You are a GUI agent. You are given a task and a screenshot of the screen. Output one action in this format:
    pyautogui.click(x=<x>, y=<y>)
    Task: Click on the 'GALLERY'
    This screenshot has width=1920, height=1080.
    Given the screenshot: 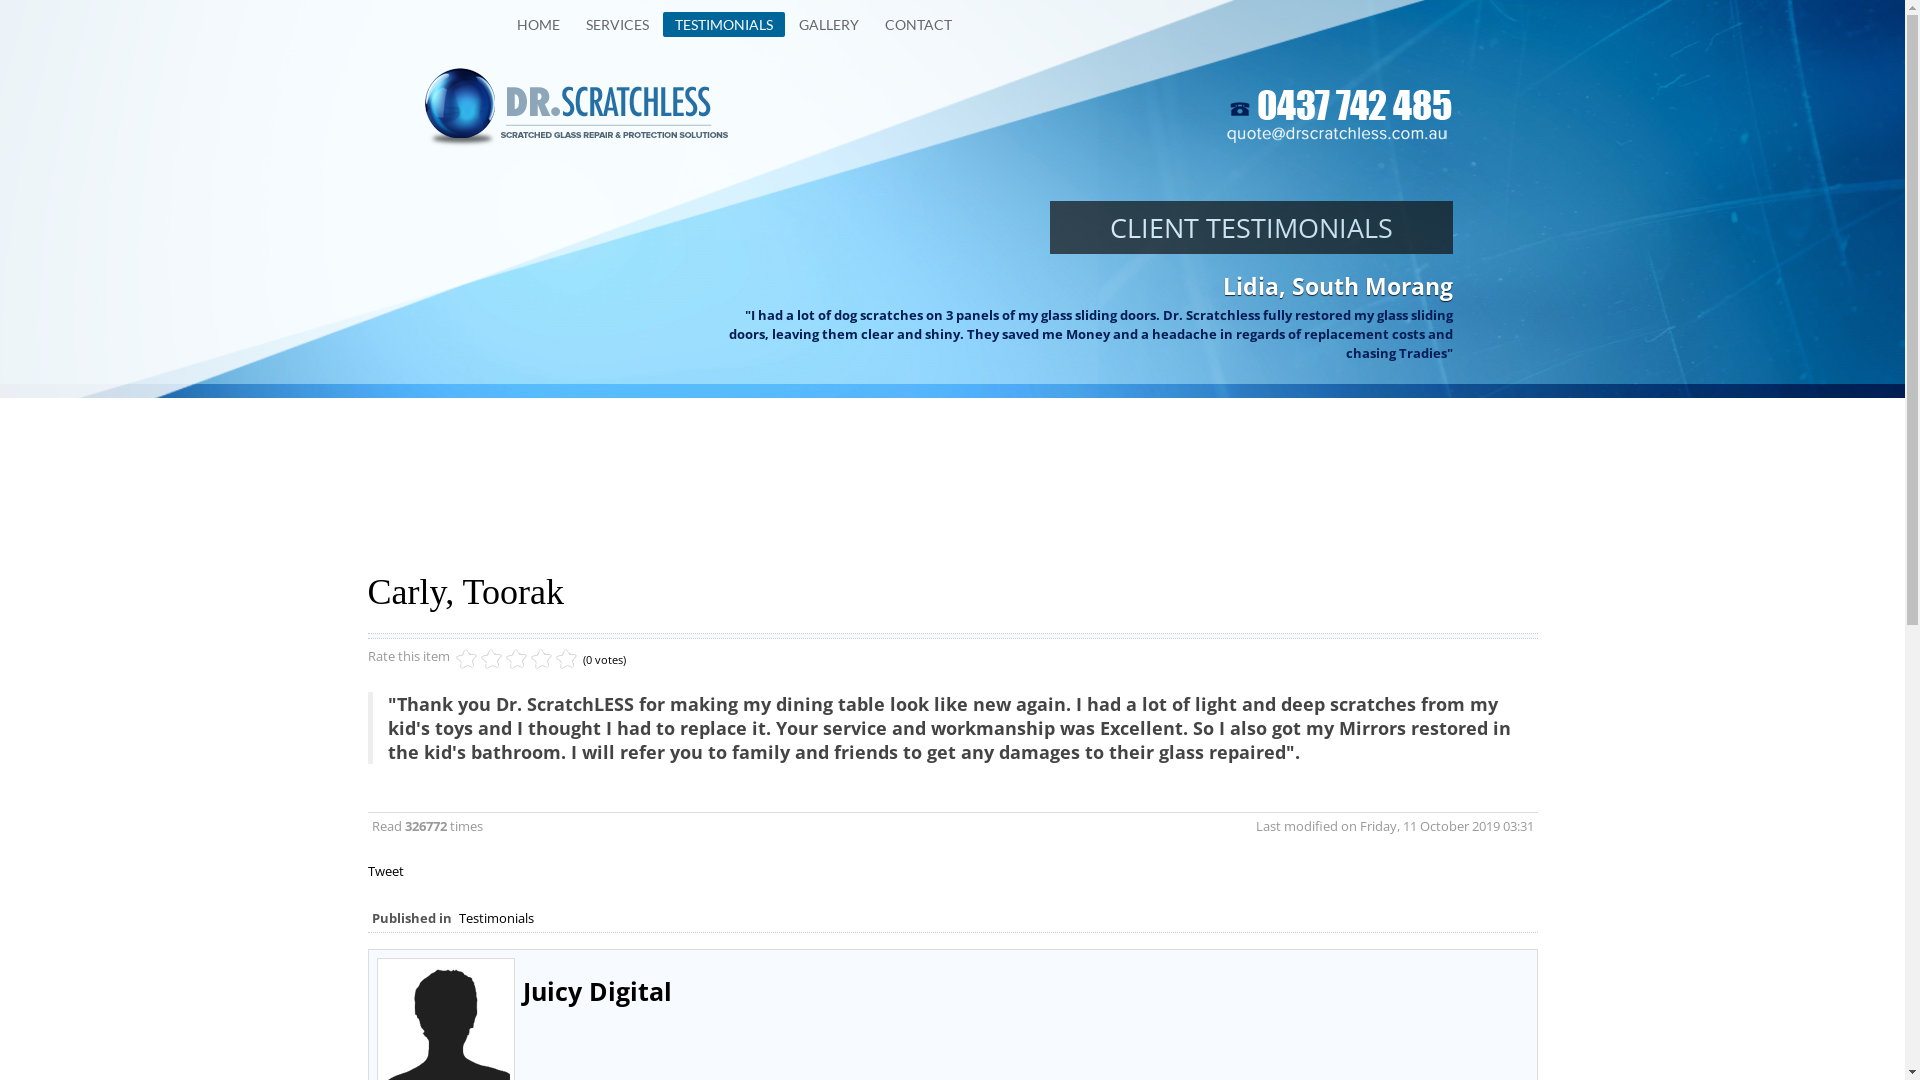 What is the action you would take?
    pyautogui.click(x=828, y=24)
    